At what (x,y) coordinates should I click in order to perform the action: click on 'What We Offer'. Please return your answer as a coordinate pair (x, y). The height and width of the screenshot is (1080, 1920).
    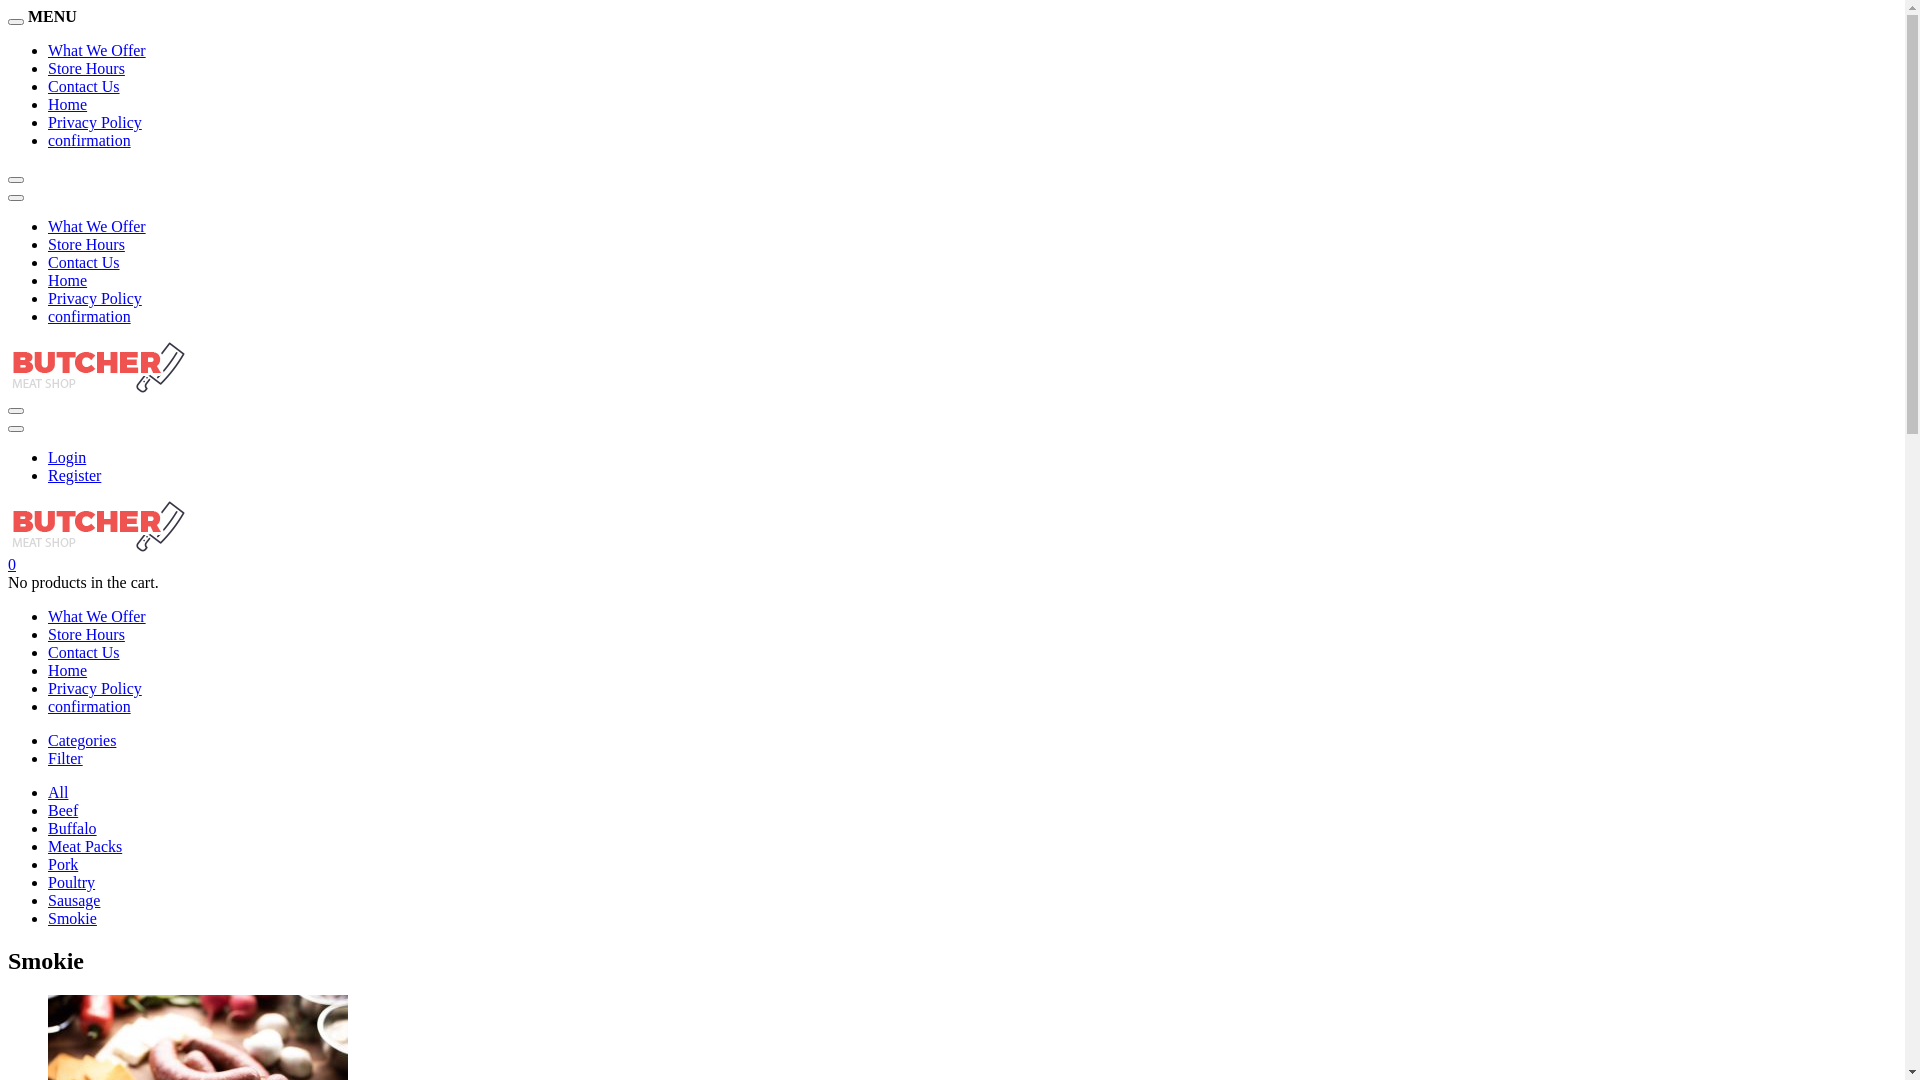
    Looking at the image, I should click on (95, 49).